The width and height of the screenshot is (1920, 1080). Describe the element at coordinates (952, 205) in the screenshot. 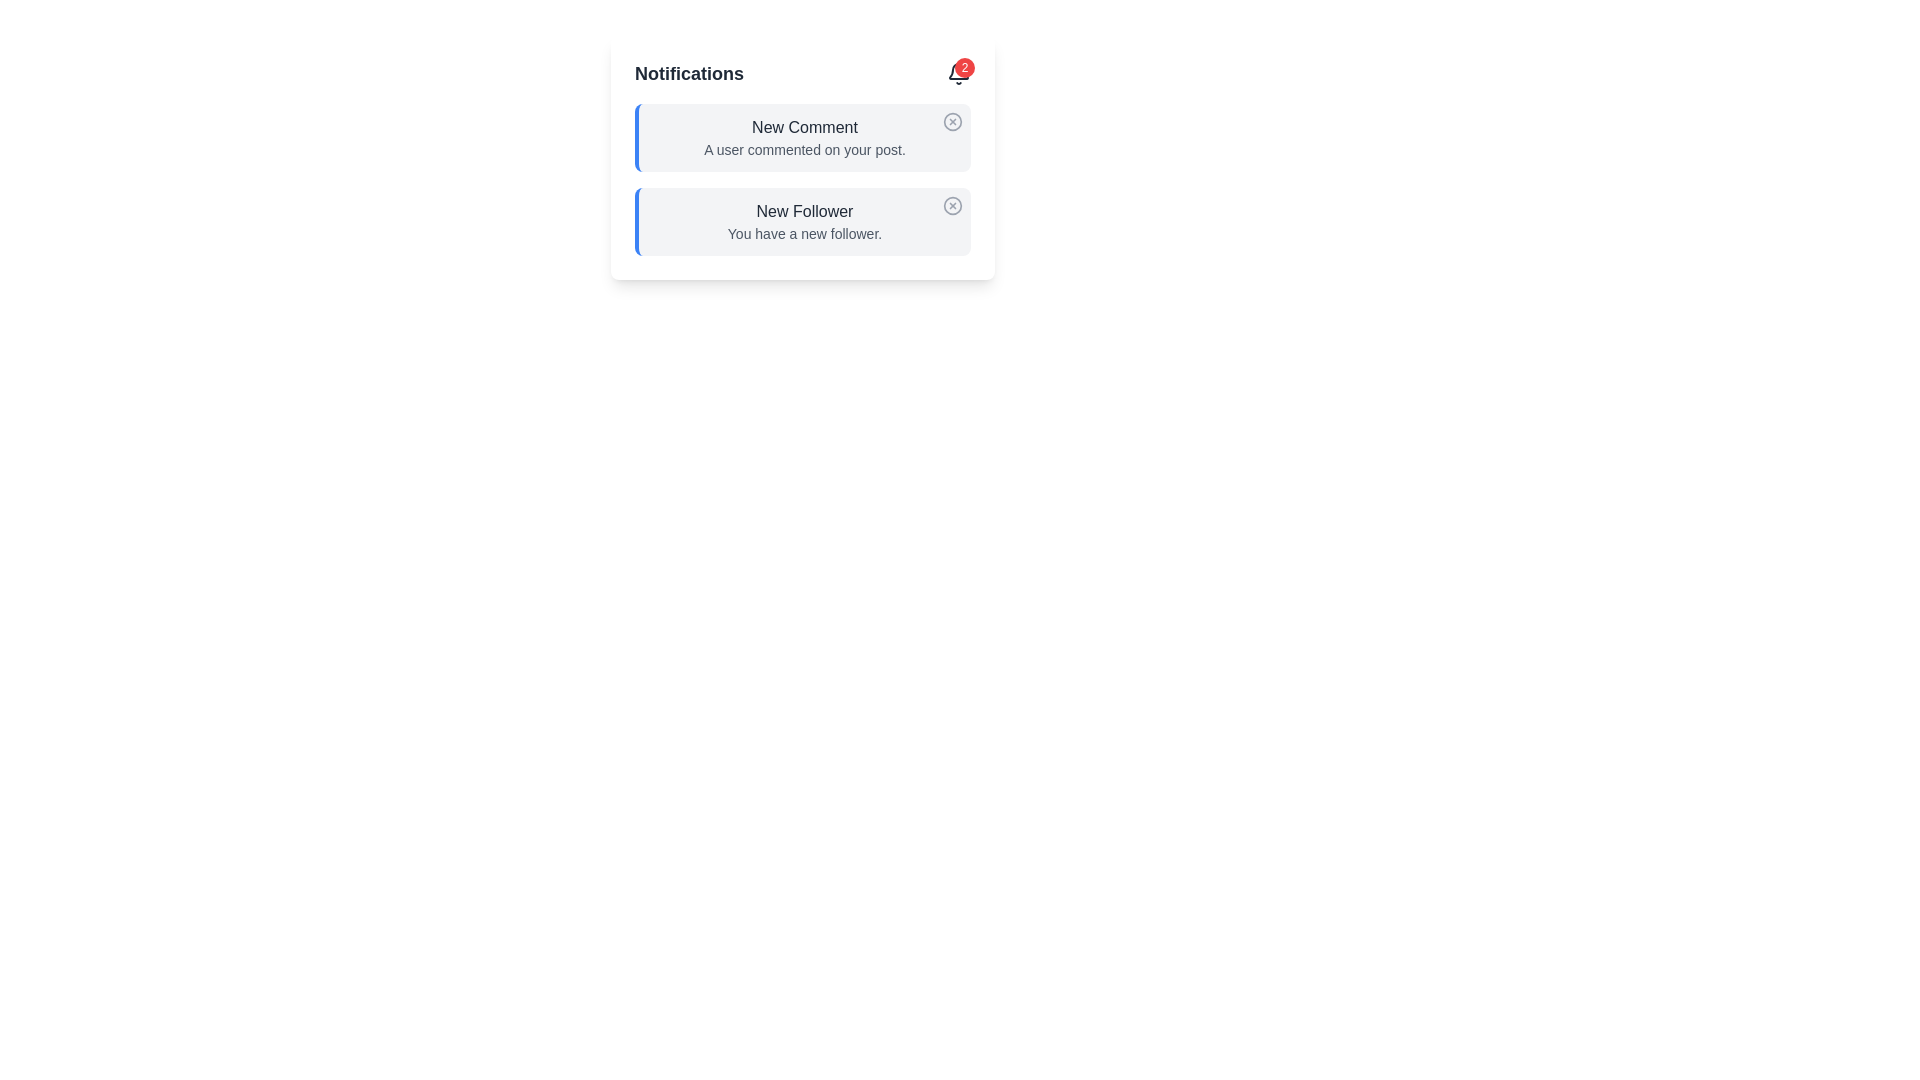

I see `the circular icon component used for interactive purposes, typically a cancel or close button, located within the last notification item in the notification interface` at that location.